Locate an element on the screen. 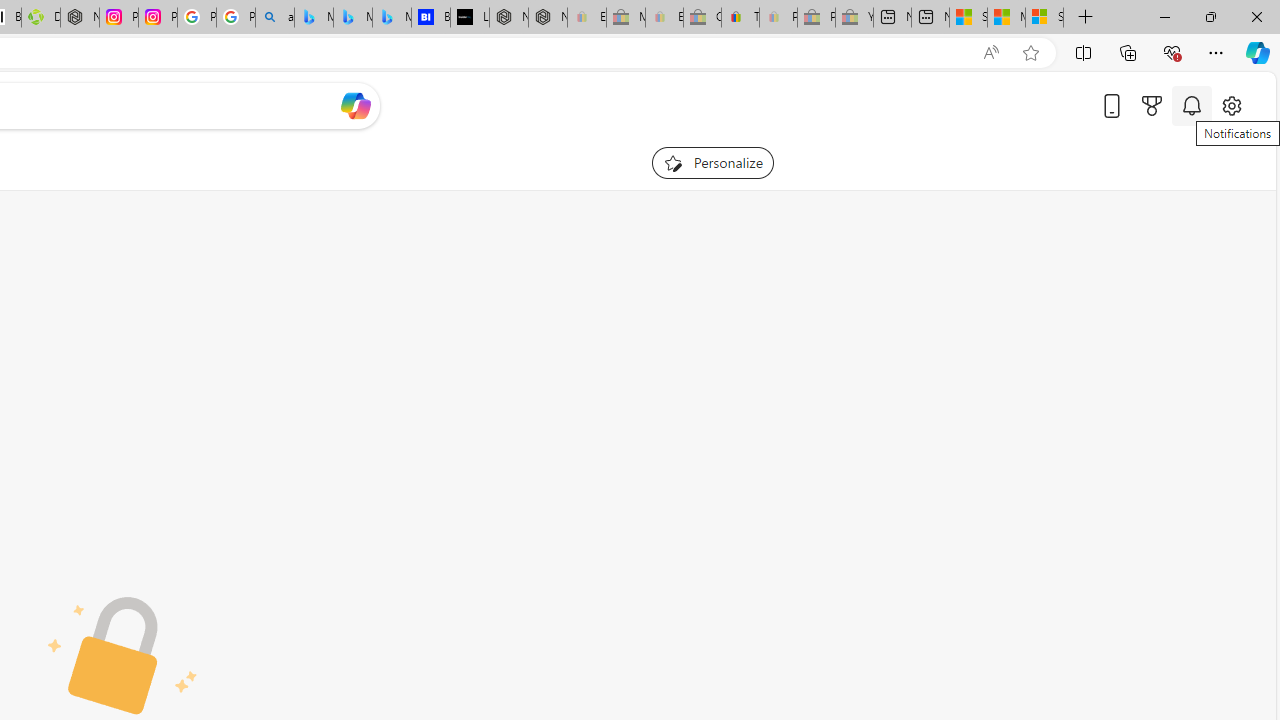 This screenshot has height=720, width=1280. 'Personalize your feed"' is located at coordinates (712, 162).